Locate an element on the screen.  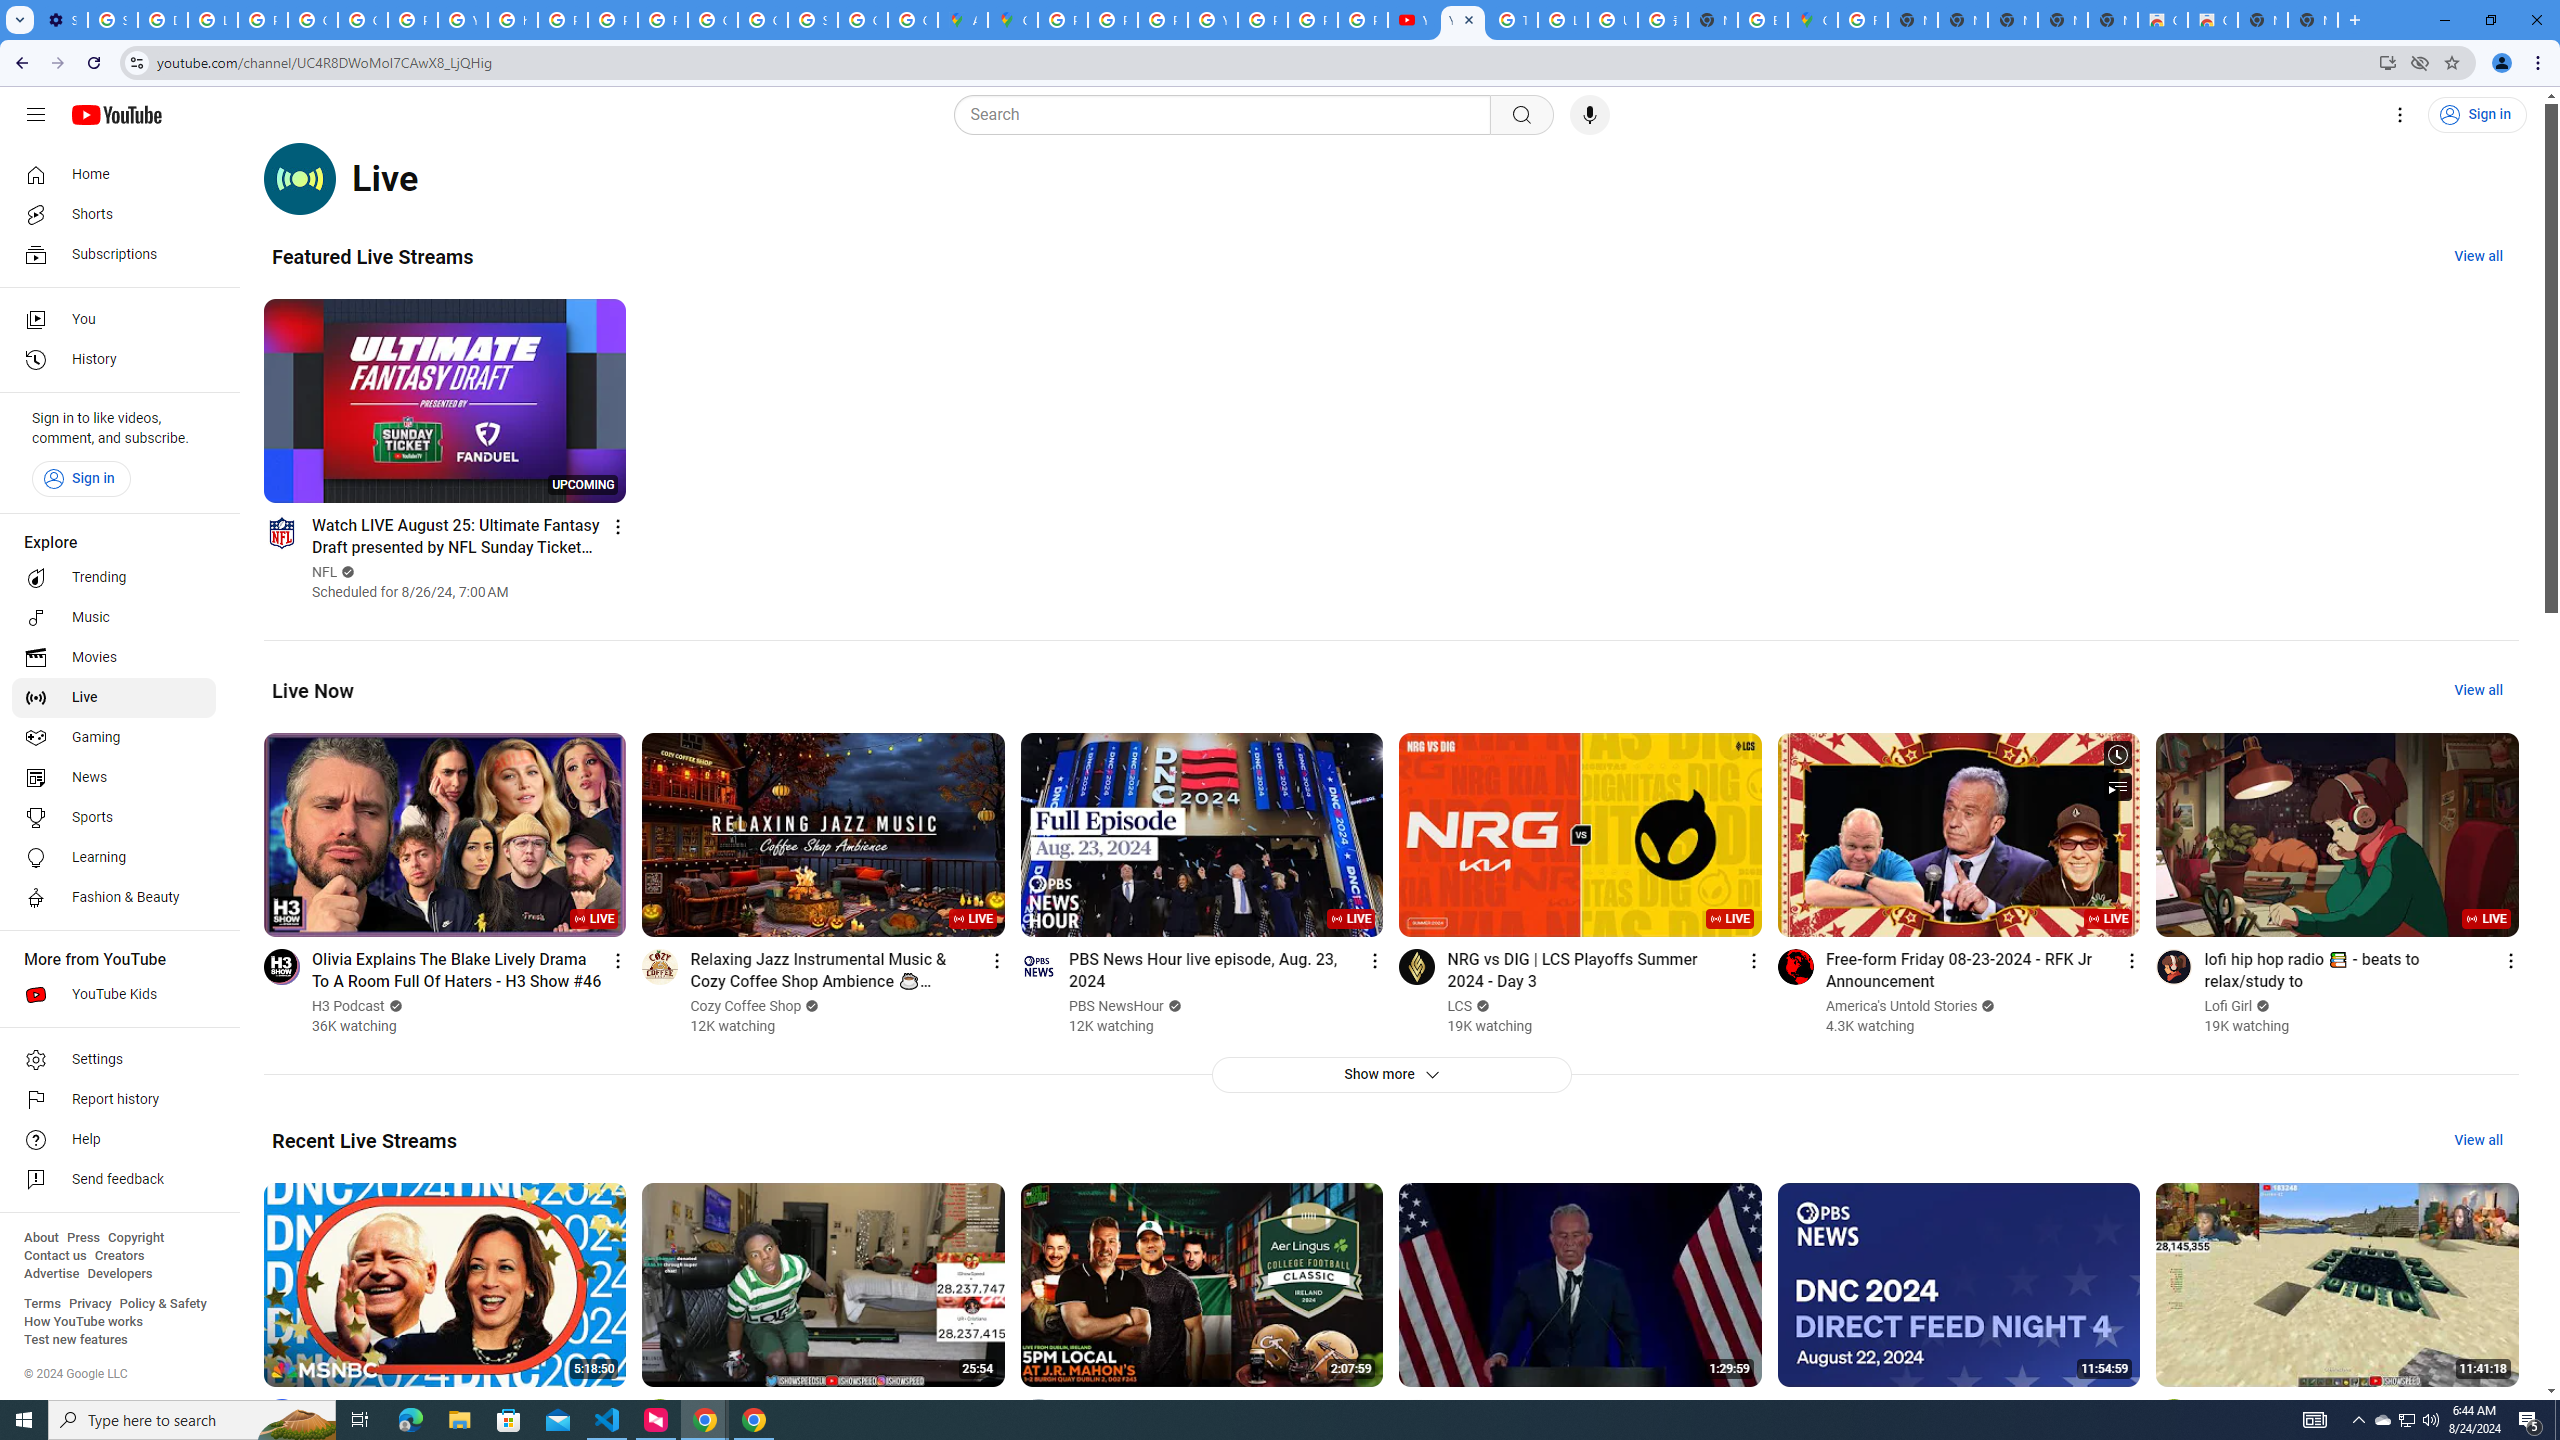
'Live Now' is located at coordinates (313, 689).